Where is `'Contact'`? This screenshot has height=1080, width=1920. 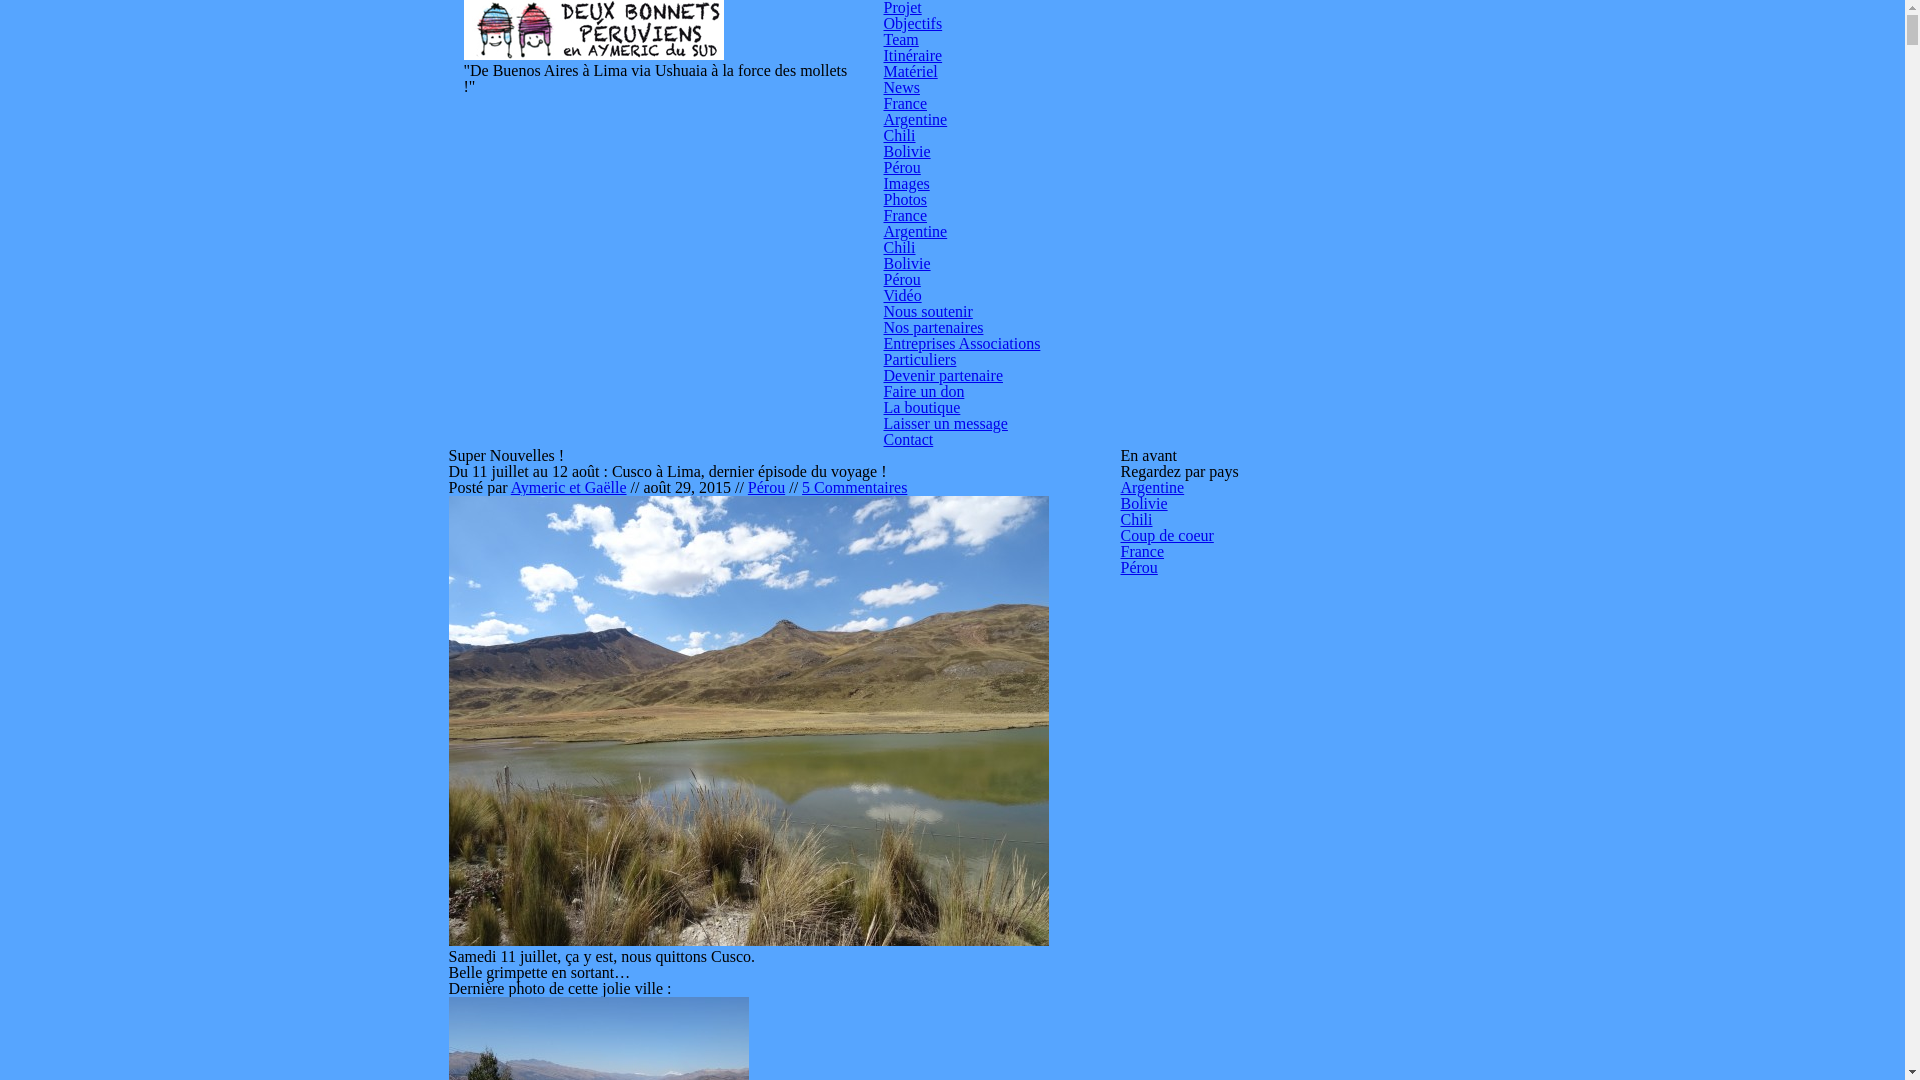 'Contact' is located at coordinates (882, 438).